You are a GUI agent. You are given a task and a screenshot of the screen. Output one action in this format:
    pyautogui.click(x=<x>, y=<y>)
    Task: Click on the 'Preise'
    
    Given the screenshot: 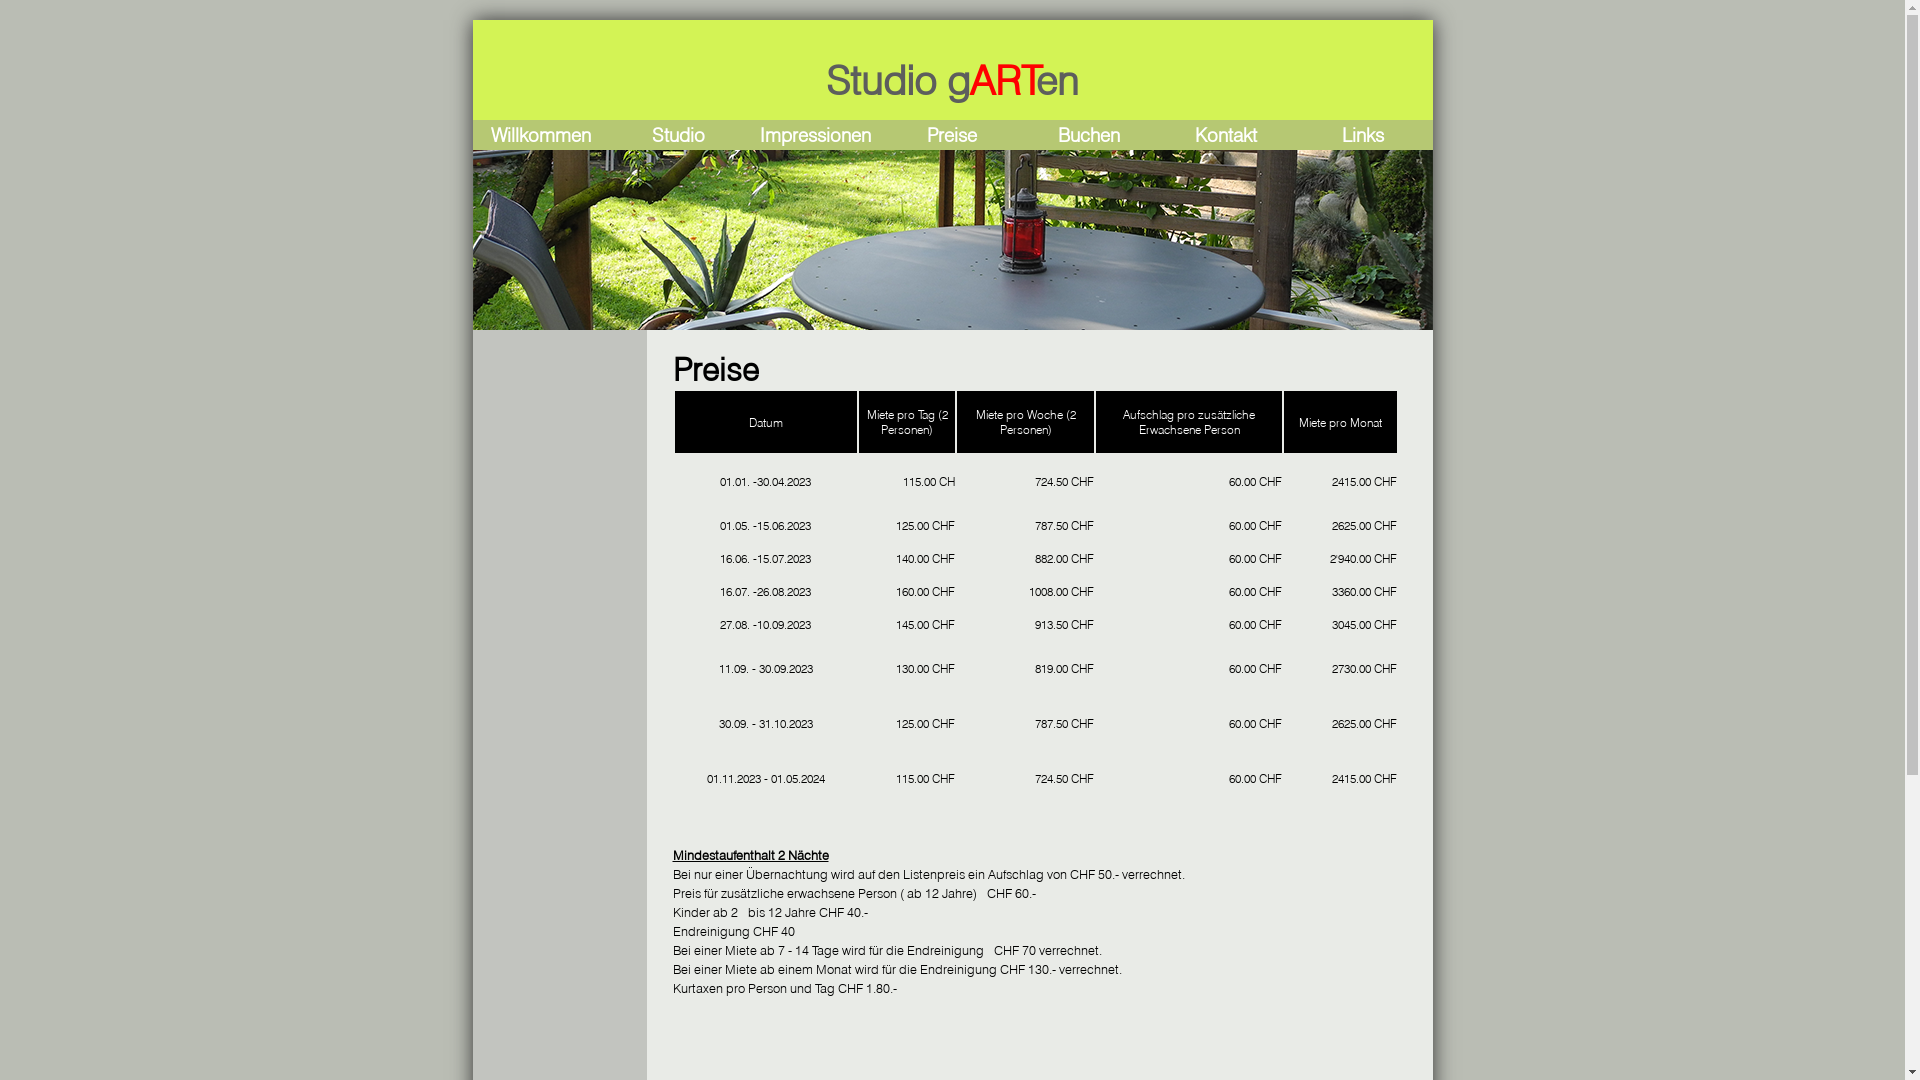 What is the action you would take?
    pyautogui.click(x=950, y=135)
    